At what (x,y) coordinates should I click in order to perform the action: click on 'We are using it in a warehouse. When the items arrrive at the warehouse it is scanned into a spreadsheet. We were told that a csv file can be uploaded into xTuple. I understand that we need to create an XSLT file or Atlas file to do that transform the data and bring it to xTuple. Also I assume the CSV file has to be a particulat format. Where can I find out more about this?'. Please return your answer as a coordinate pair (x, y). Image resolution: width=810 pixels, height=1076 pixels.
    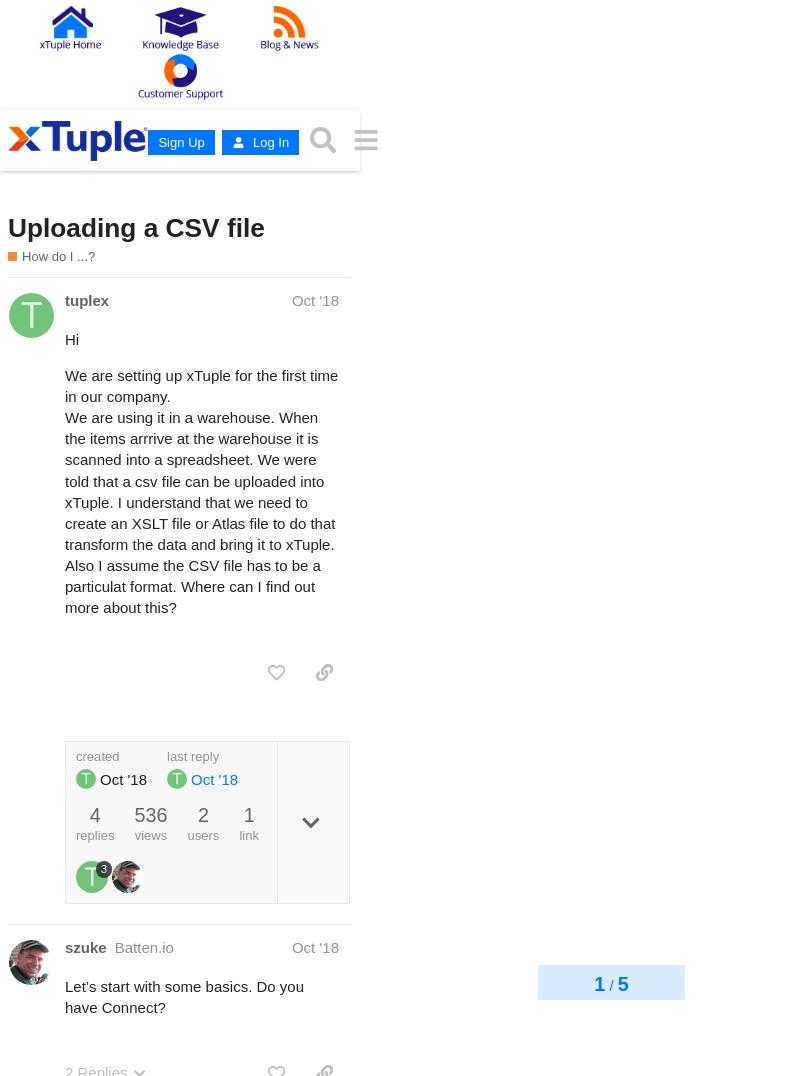
    Looking at the image, I should click on (199, 511).